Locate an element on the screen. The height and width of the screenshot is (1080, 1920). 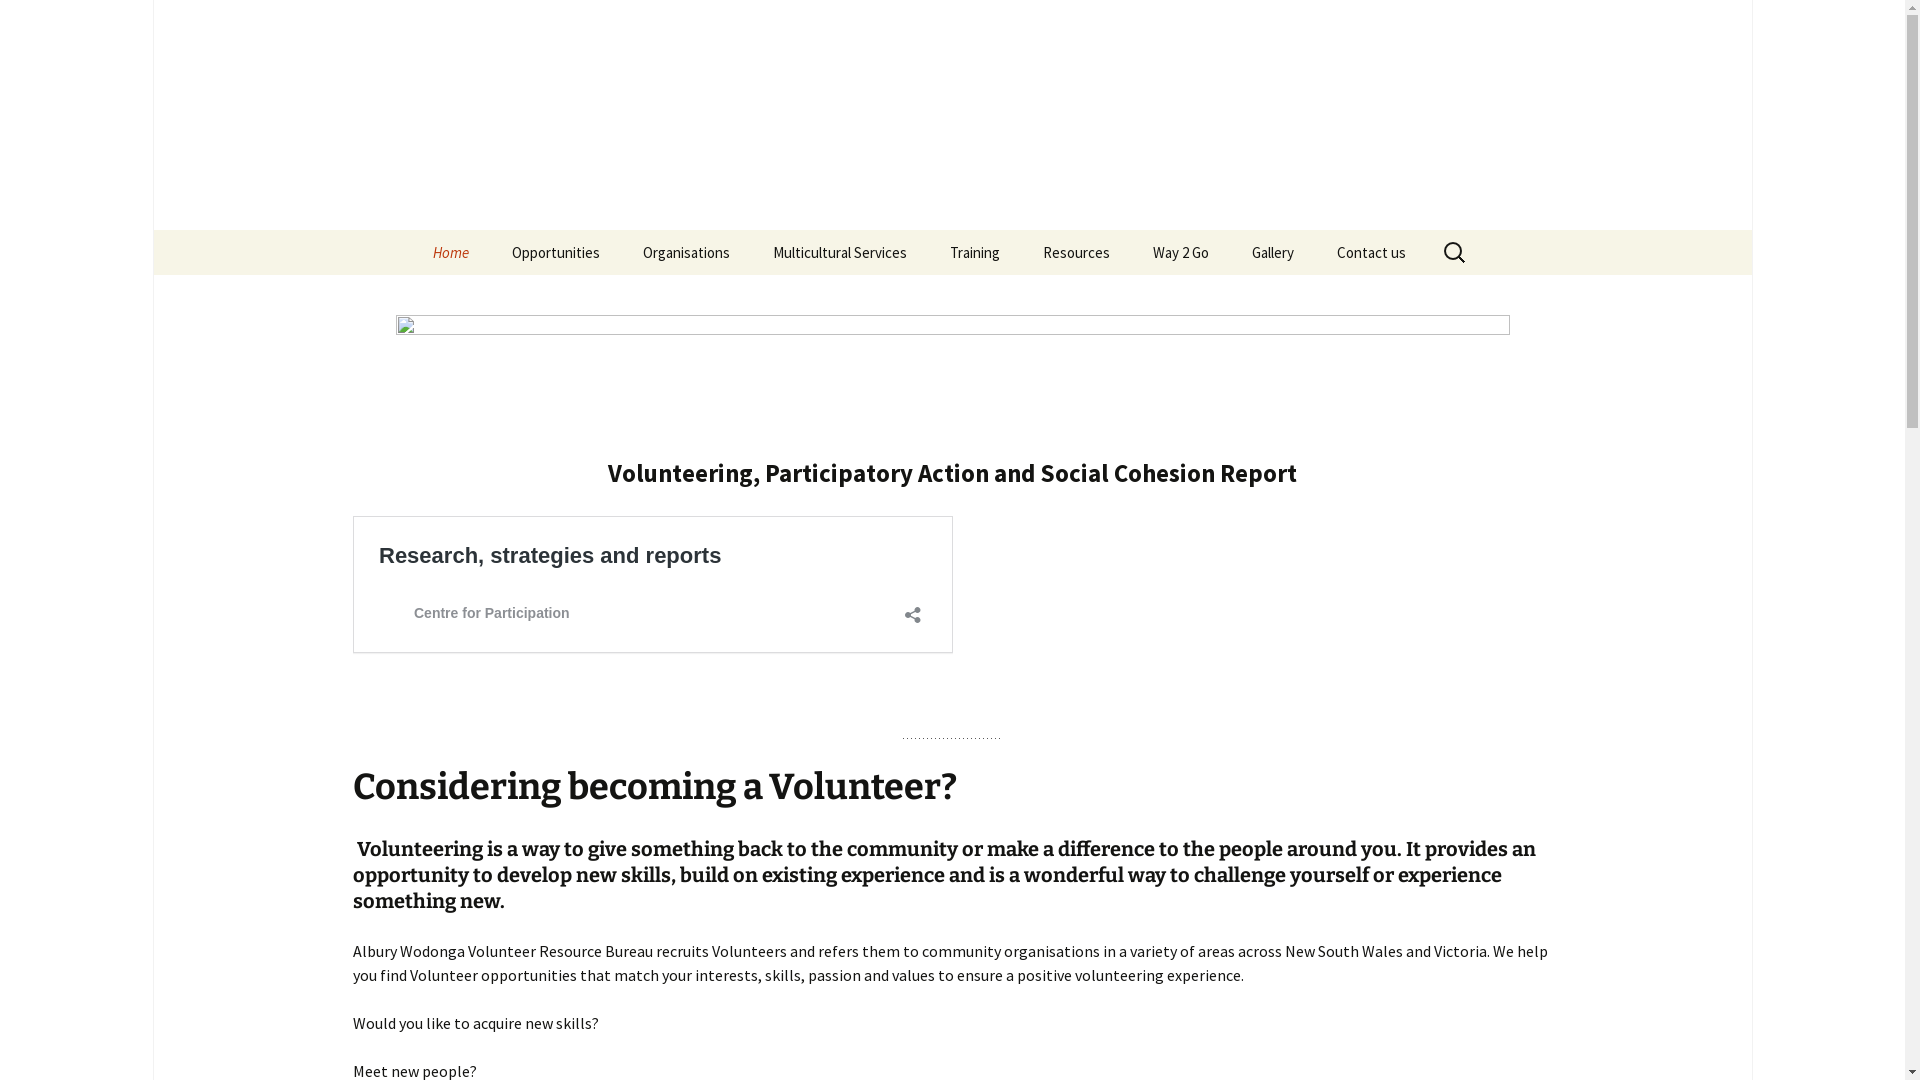
'CALD Services Guide' is located at coordinates (1022, 297).